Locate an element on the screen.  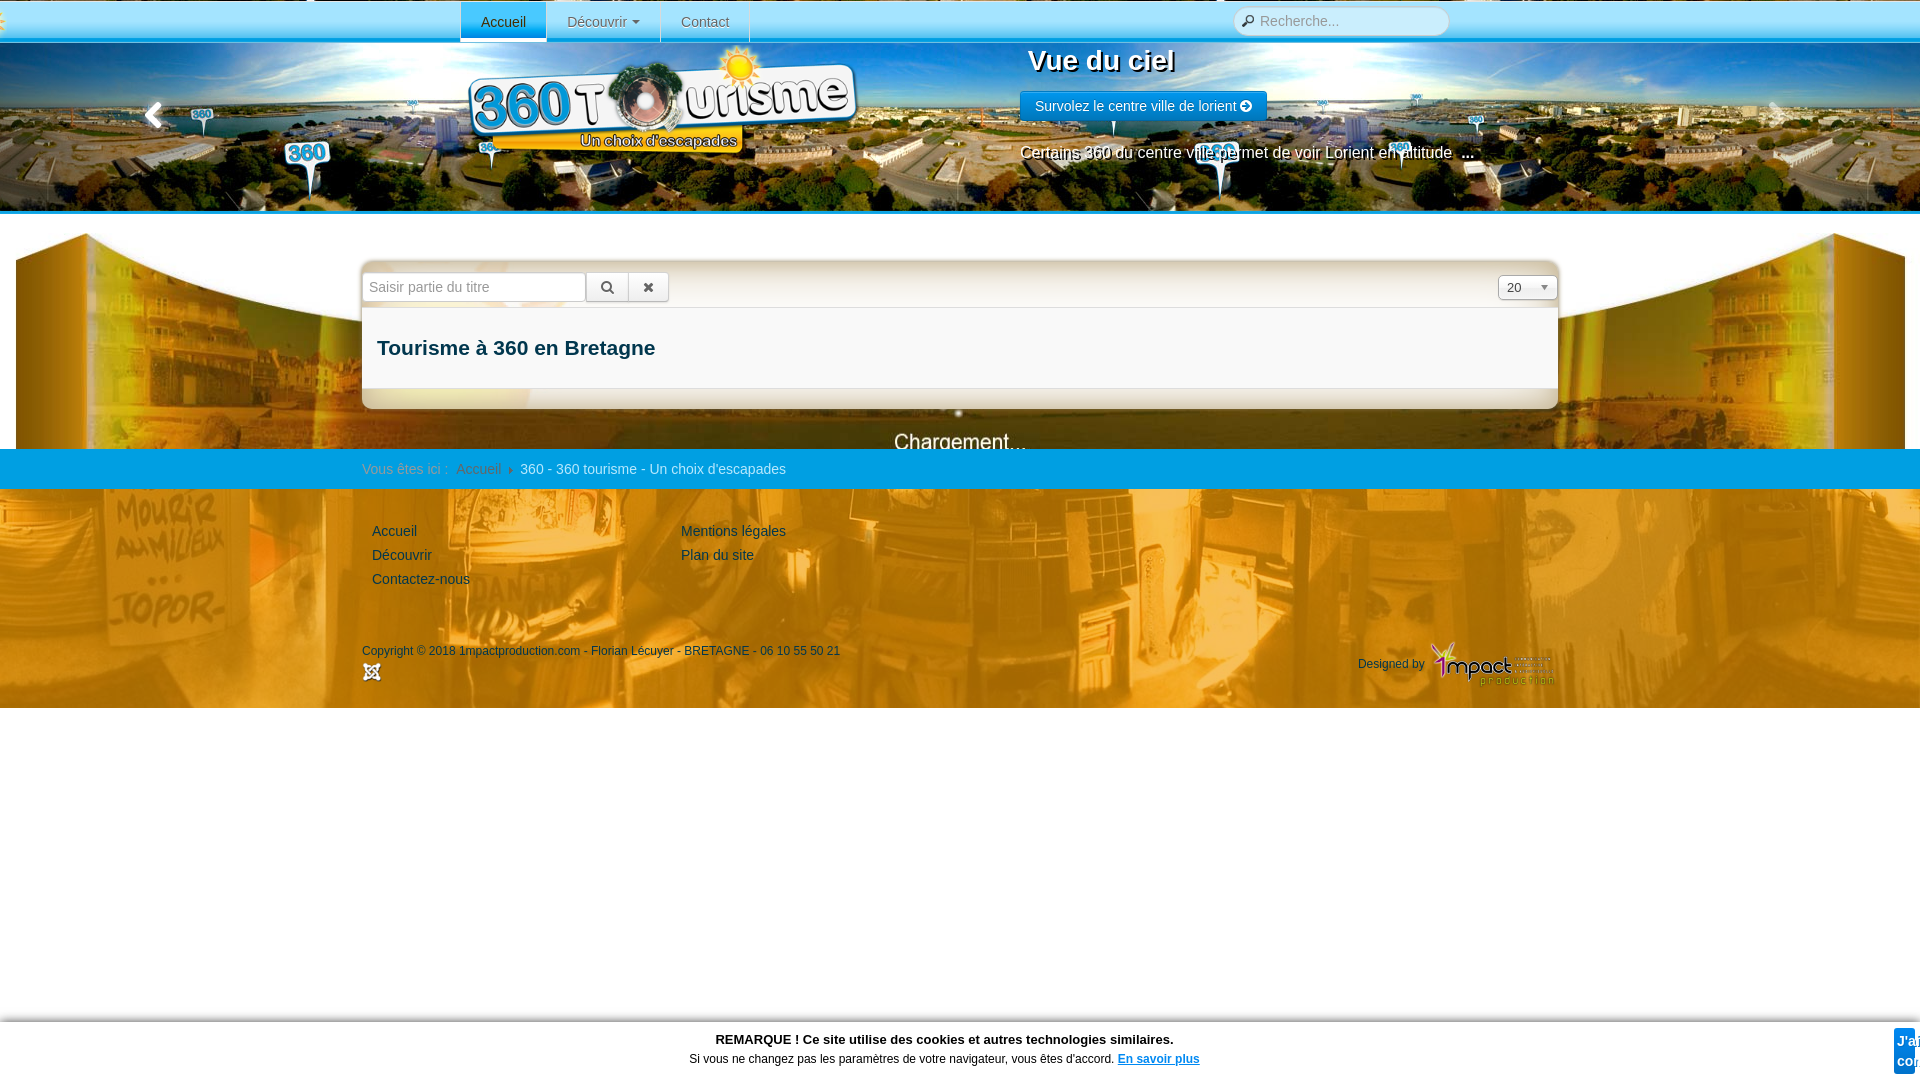
'Contactez-nous' is located at coordinates (372, 578).